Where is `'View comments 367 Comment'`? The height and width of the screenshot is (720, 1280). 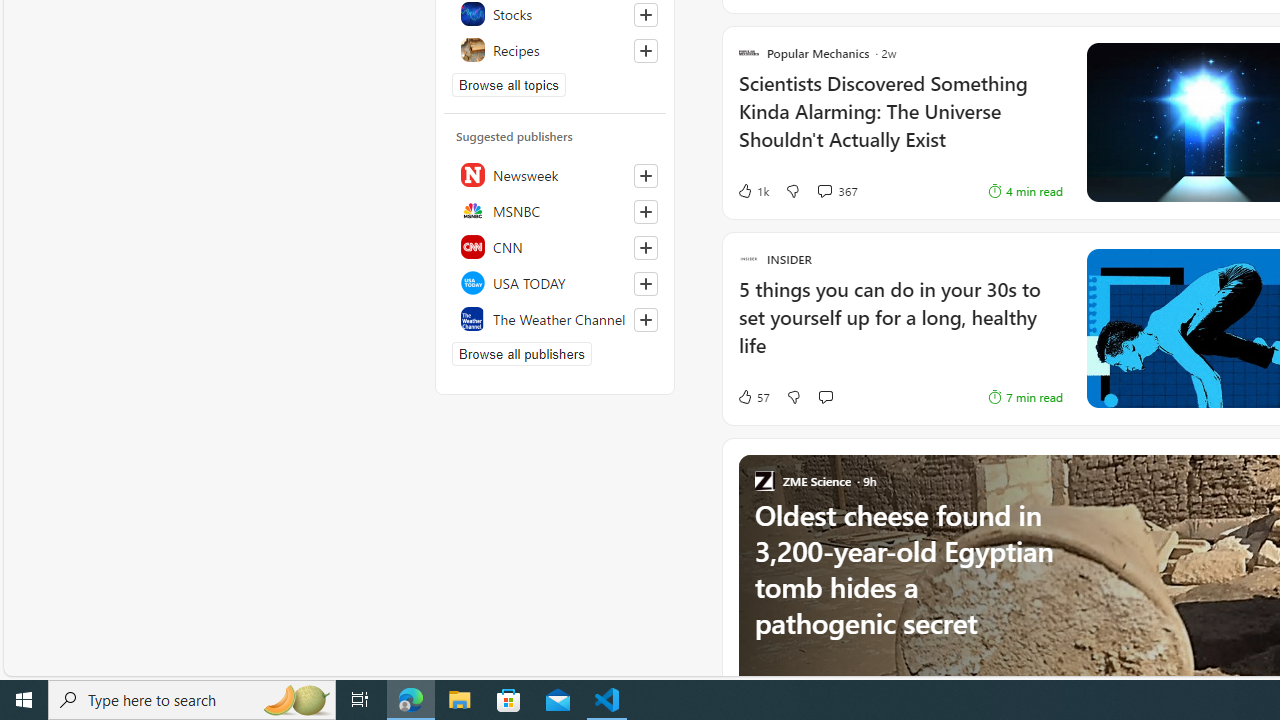 'View comments 367 Comment' is located at coordinates (824, 190).